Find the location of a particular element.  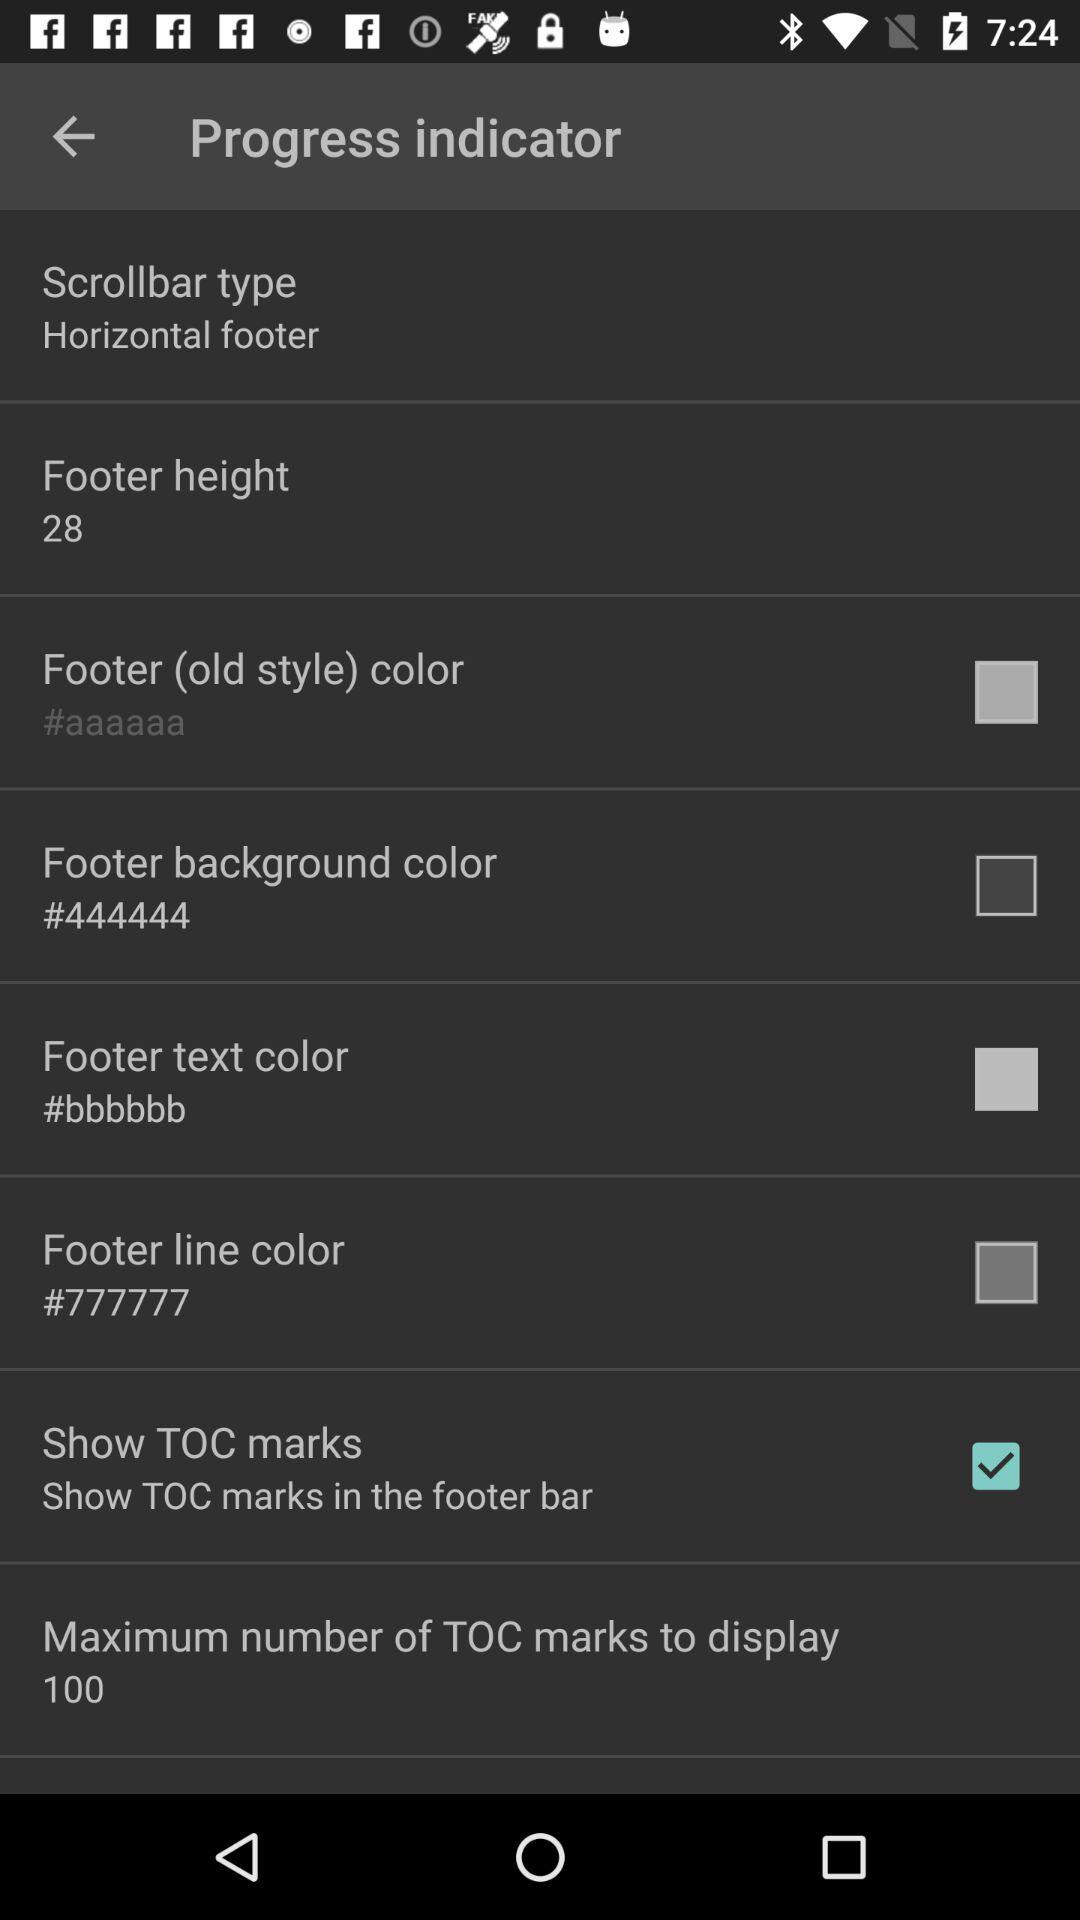

the #aaaaaa is located at coordinates (114, 720).